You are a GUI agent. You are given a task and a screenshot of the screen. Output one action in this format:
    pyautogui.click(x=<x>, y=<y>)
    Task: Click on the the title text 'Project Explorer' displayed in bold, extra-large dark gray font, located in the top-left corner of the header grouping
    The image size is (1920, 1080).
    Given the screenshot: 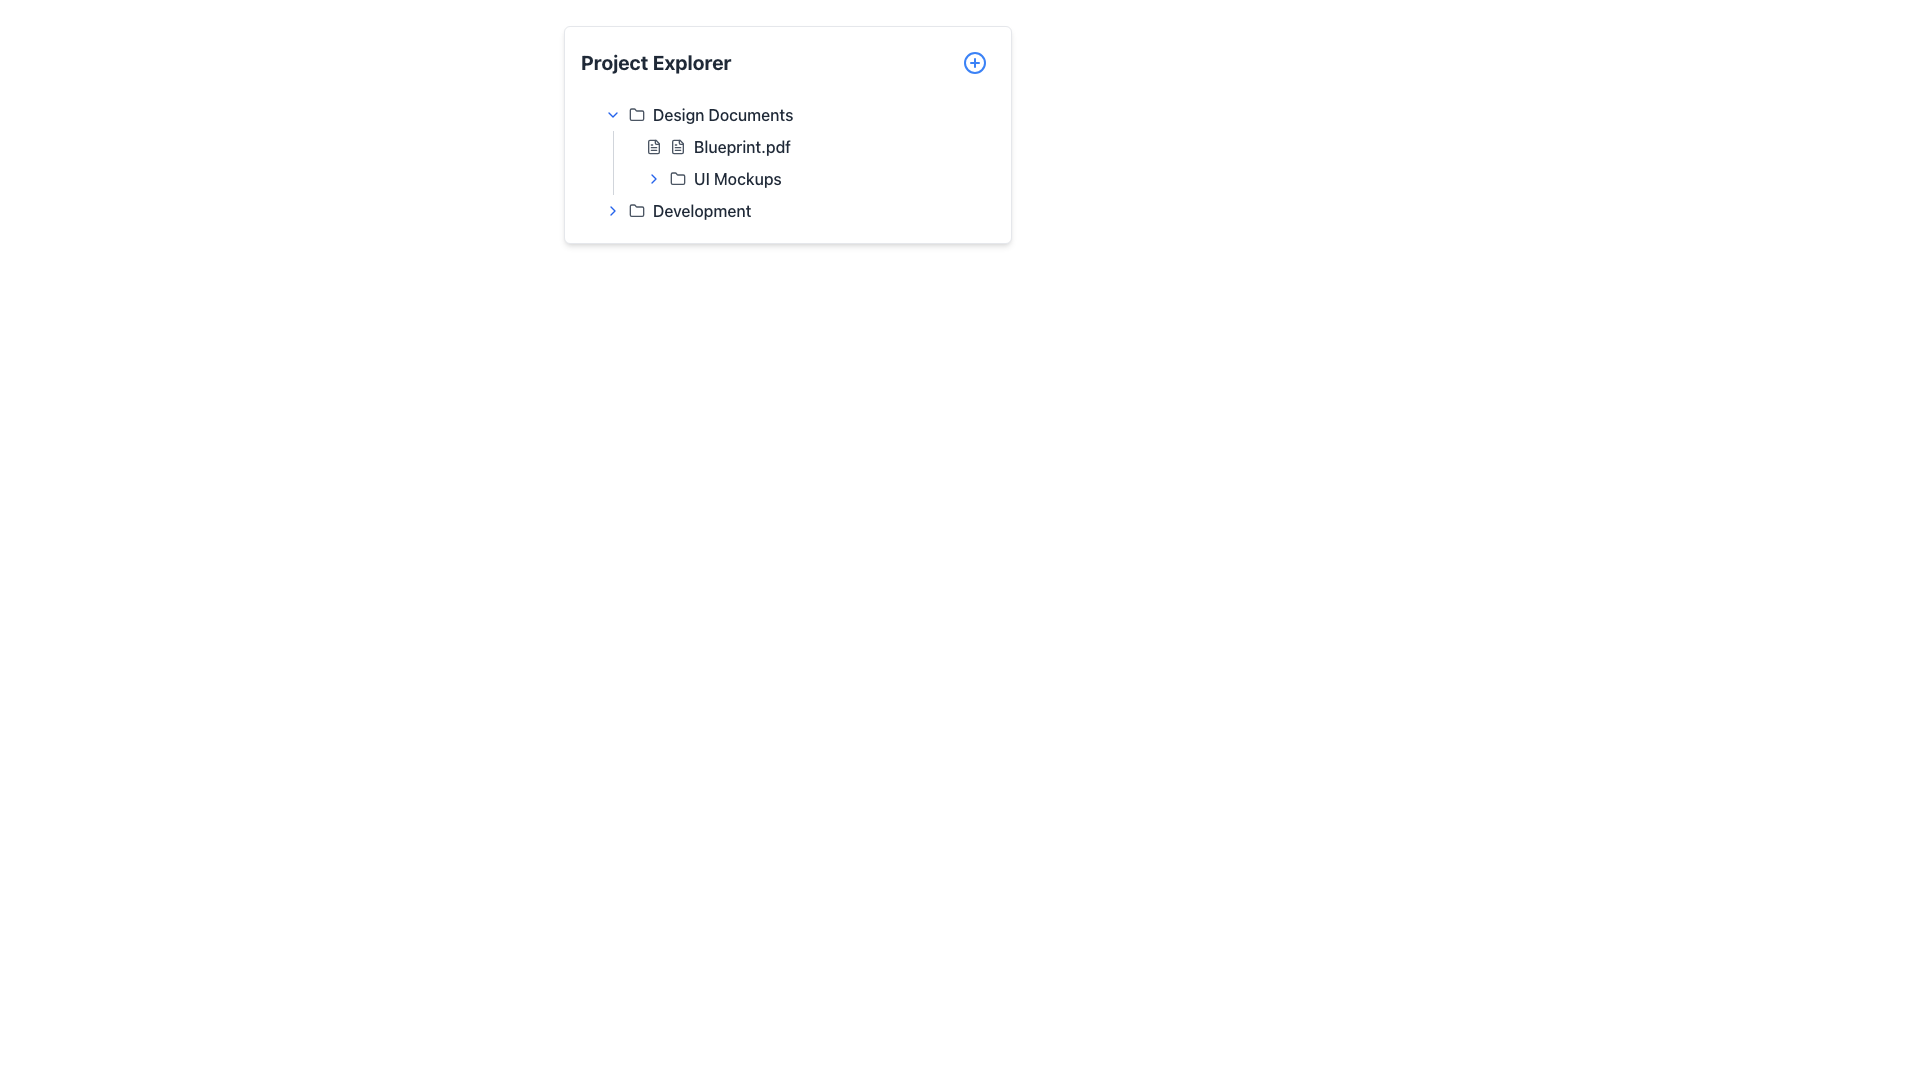 What is the action you would take?
    pyautogui.click(x=656, y=61)
    